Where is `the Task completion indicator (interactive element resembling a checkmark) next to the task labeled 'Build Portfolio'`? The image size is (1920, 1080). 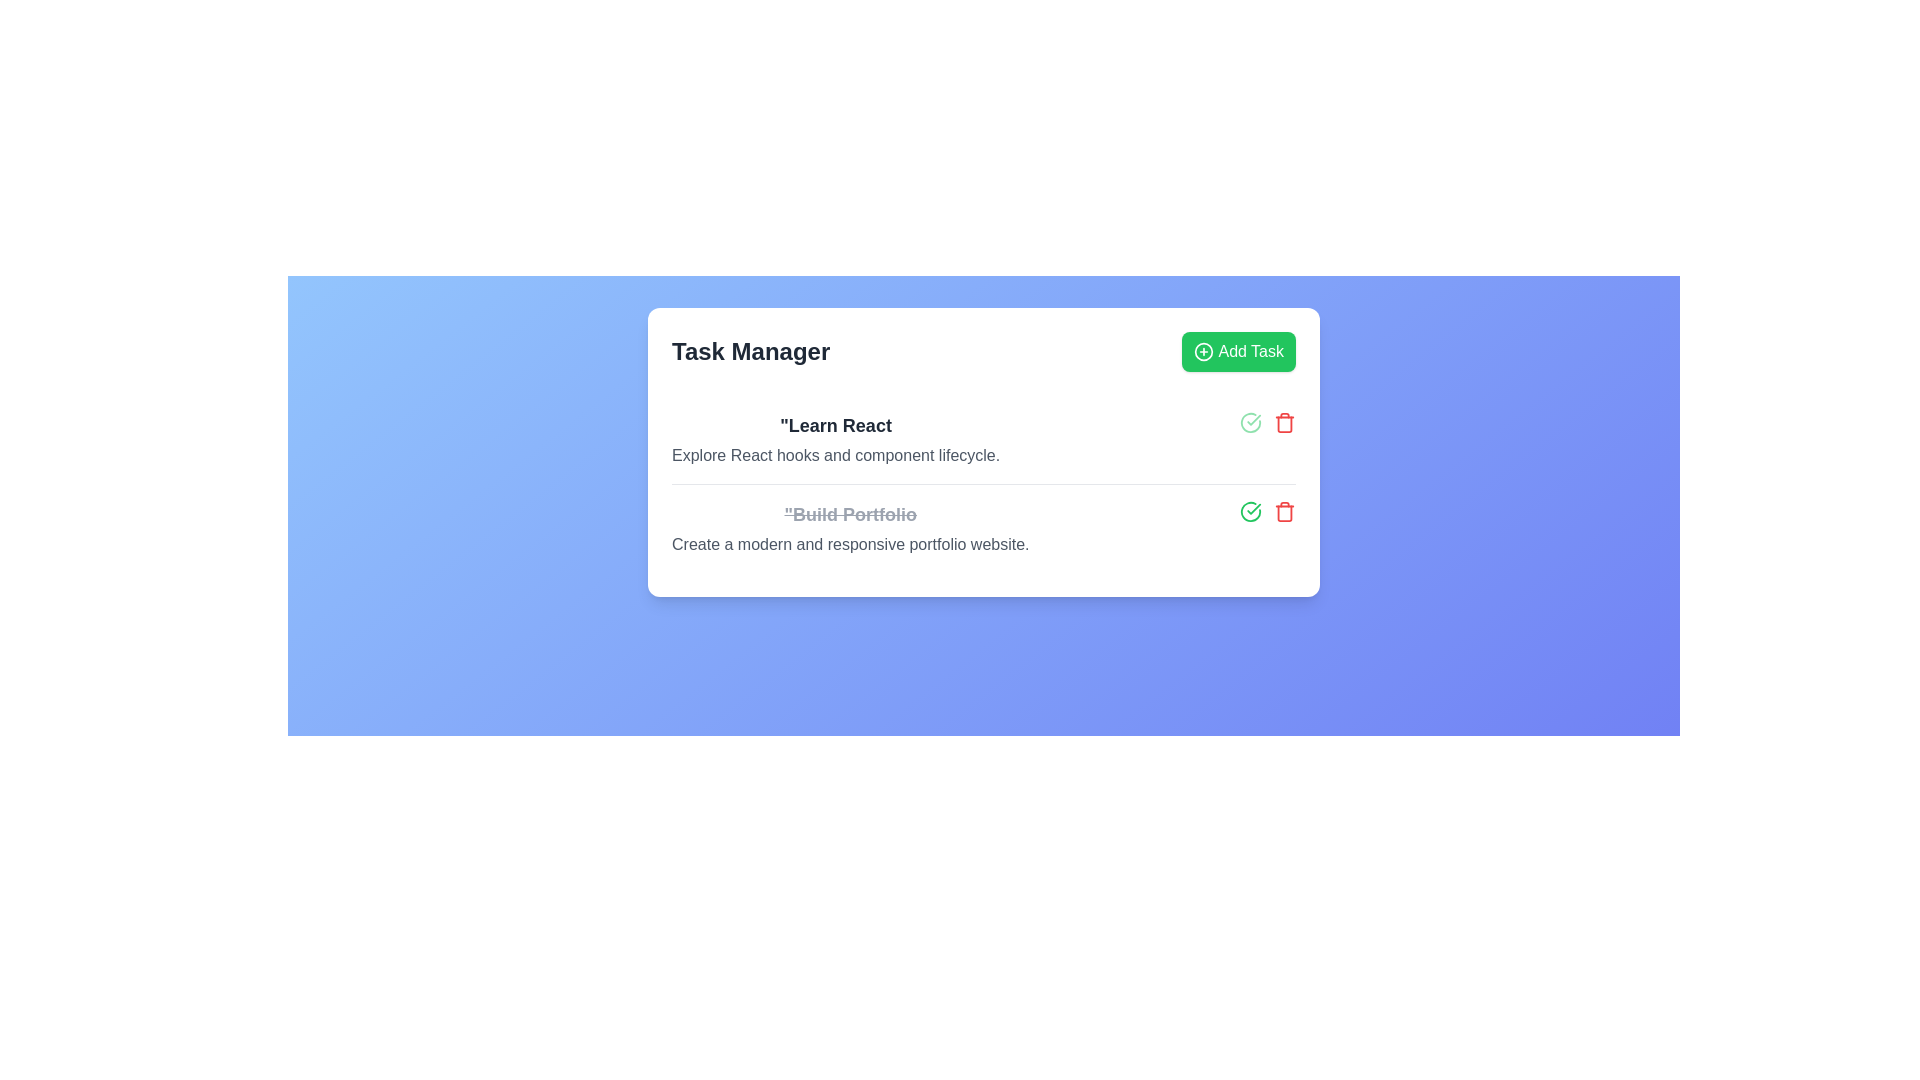 the Task completion indicator (interactive element resembling a checkmark) next to the task labeled 'Build Portfolio' is located at coordinates (1253, 419).